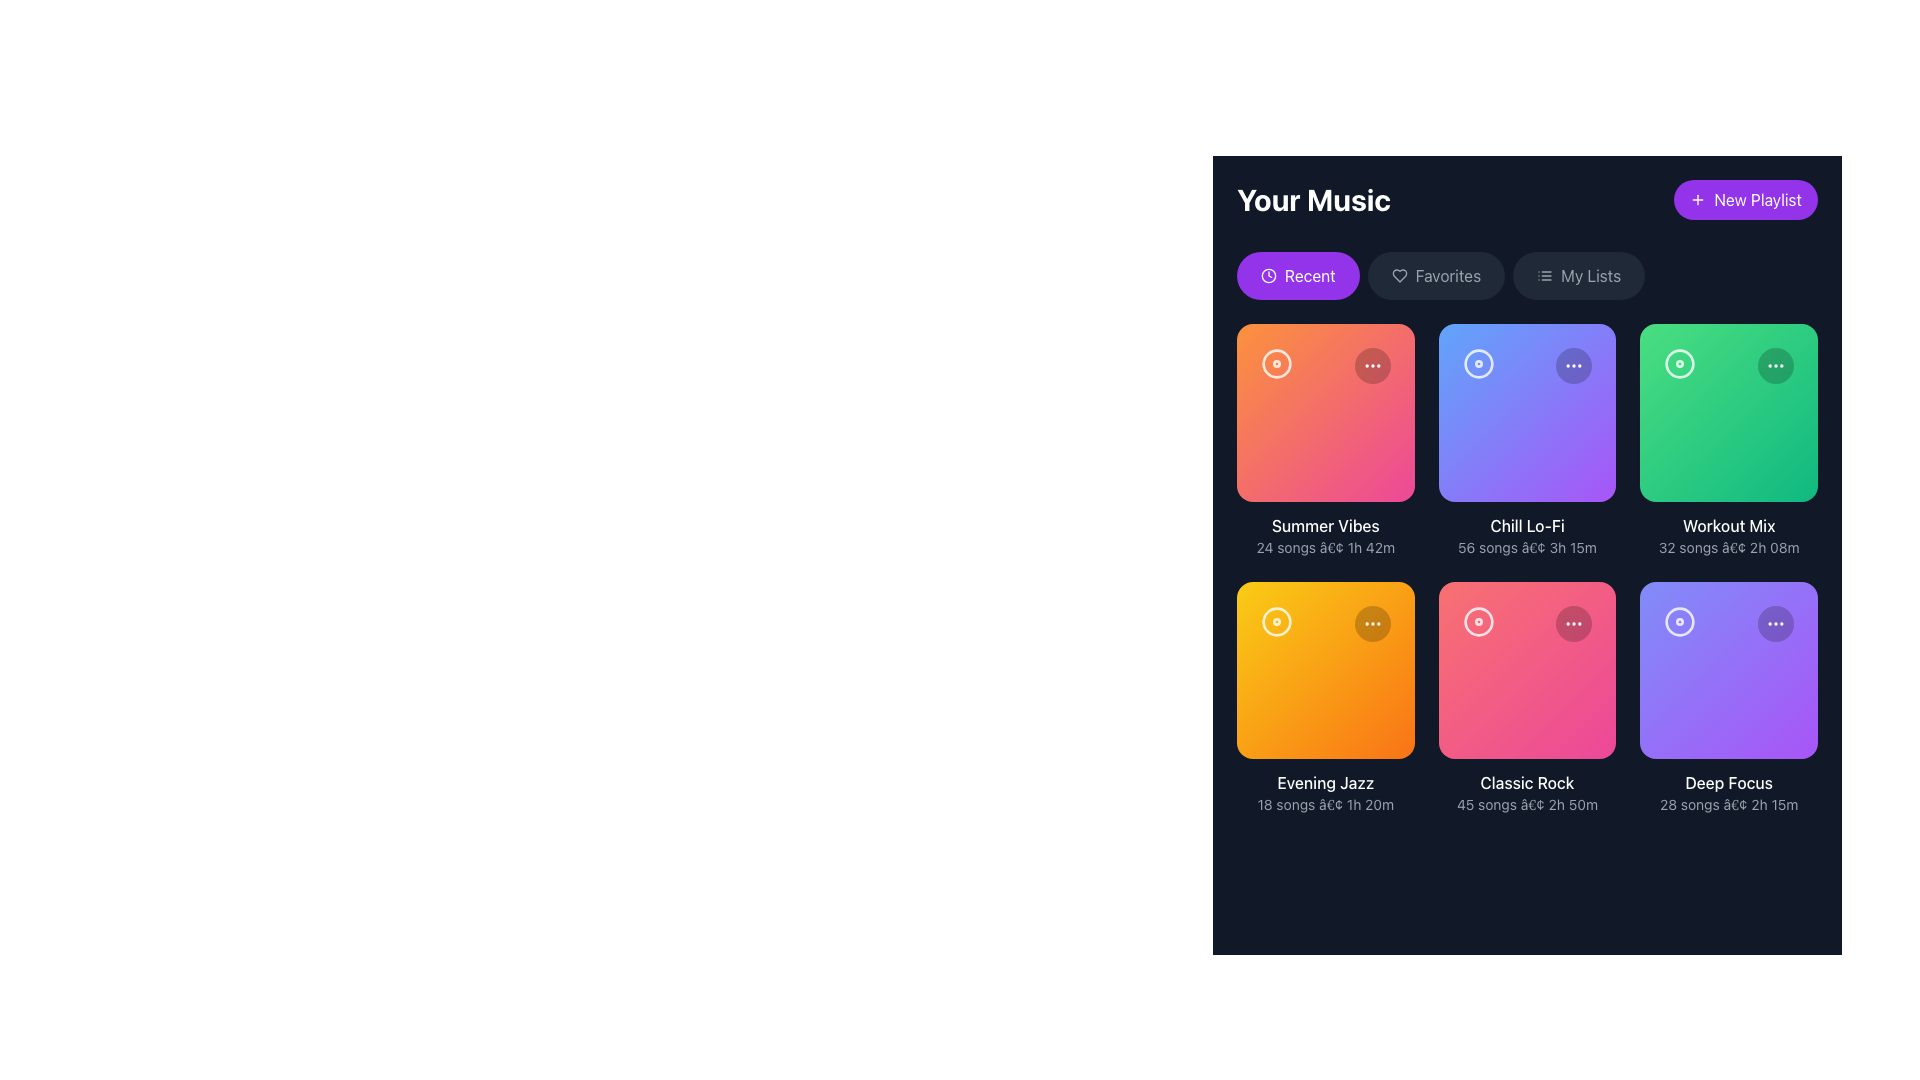  What do you see at coordinates (1325, 804) in the screenshot?
I see `the text label displaying '18 songs • 1h 20m' which is styled in light gray and positioned below the 'Evening Jazz' title in the playlist grid` at bounding box center [1325, 804].